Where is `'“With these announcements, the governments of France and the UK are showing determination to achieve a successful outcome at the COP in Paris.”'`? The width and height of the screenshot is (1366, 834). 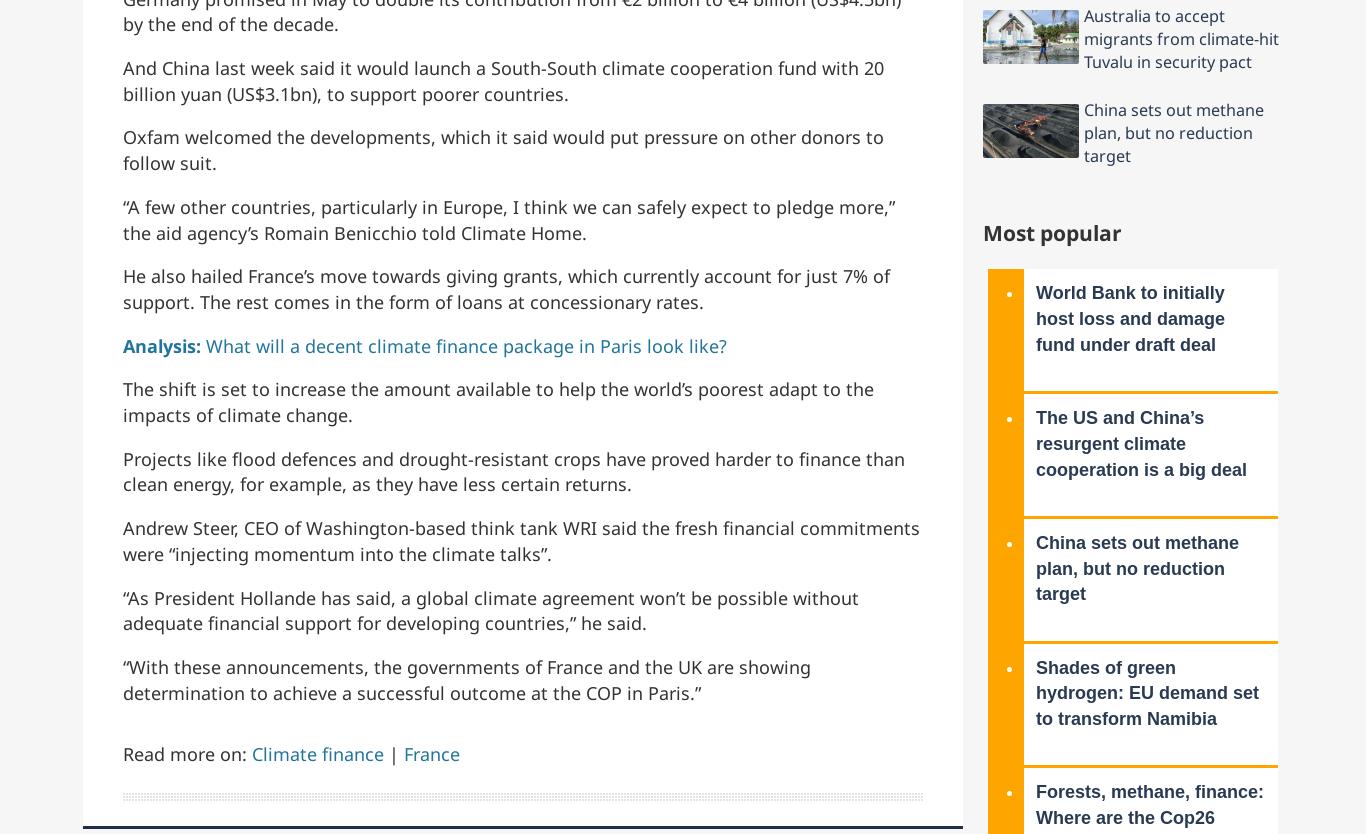
'“With these announcements, the governments of France and the UK are showing determination to achieve a successful outcome at the COP in Paris.”' is located at coordinates (467, 677).